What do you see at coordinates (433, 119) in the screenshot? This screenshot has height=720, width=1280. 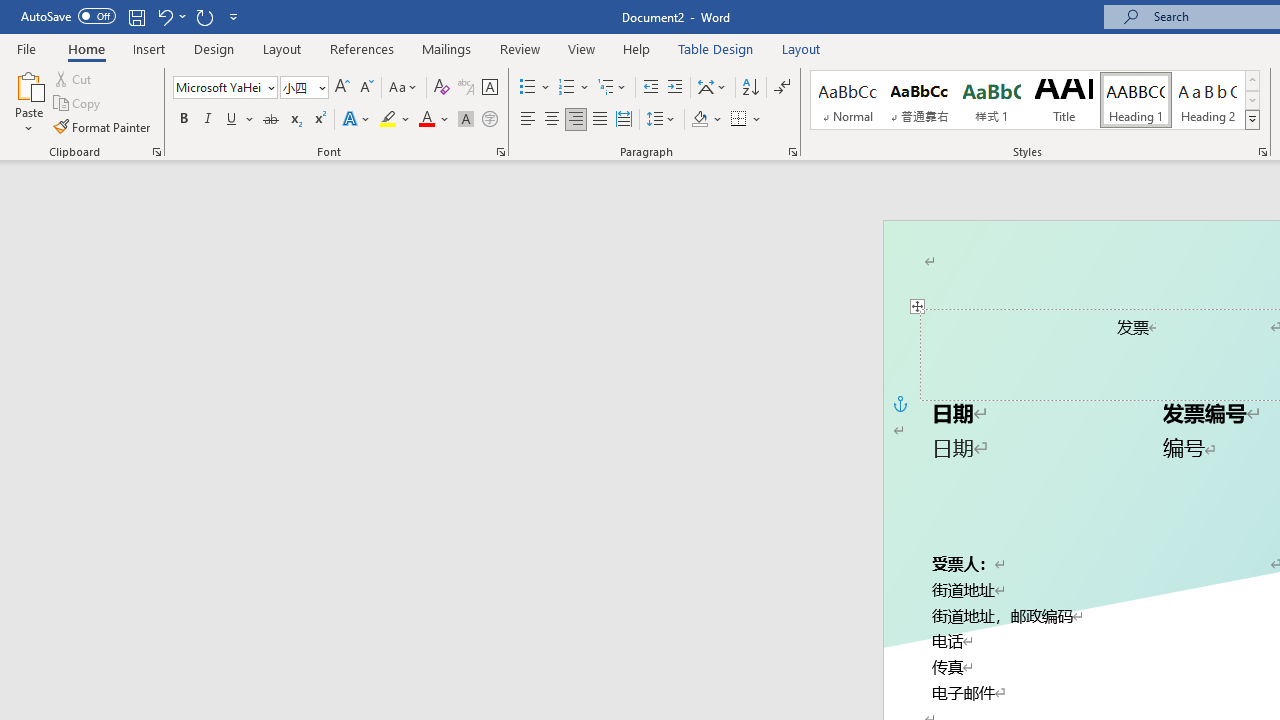 I see `'Font Color'` at bounding box center [433, 119].